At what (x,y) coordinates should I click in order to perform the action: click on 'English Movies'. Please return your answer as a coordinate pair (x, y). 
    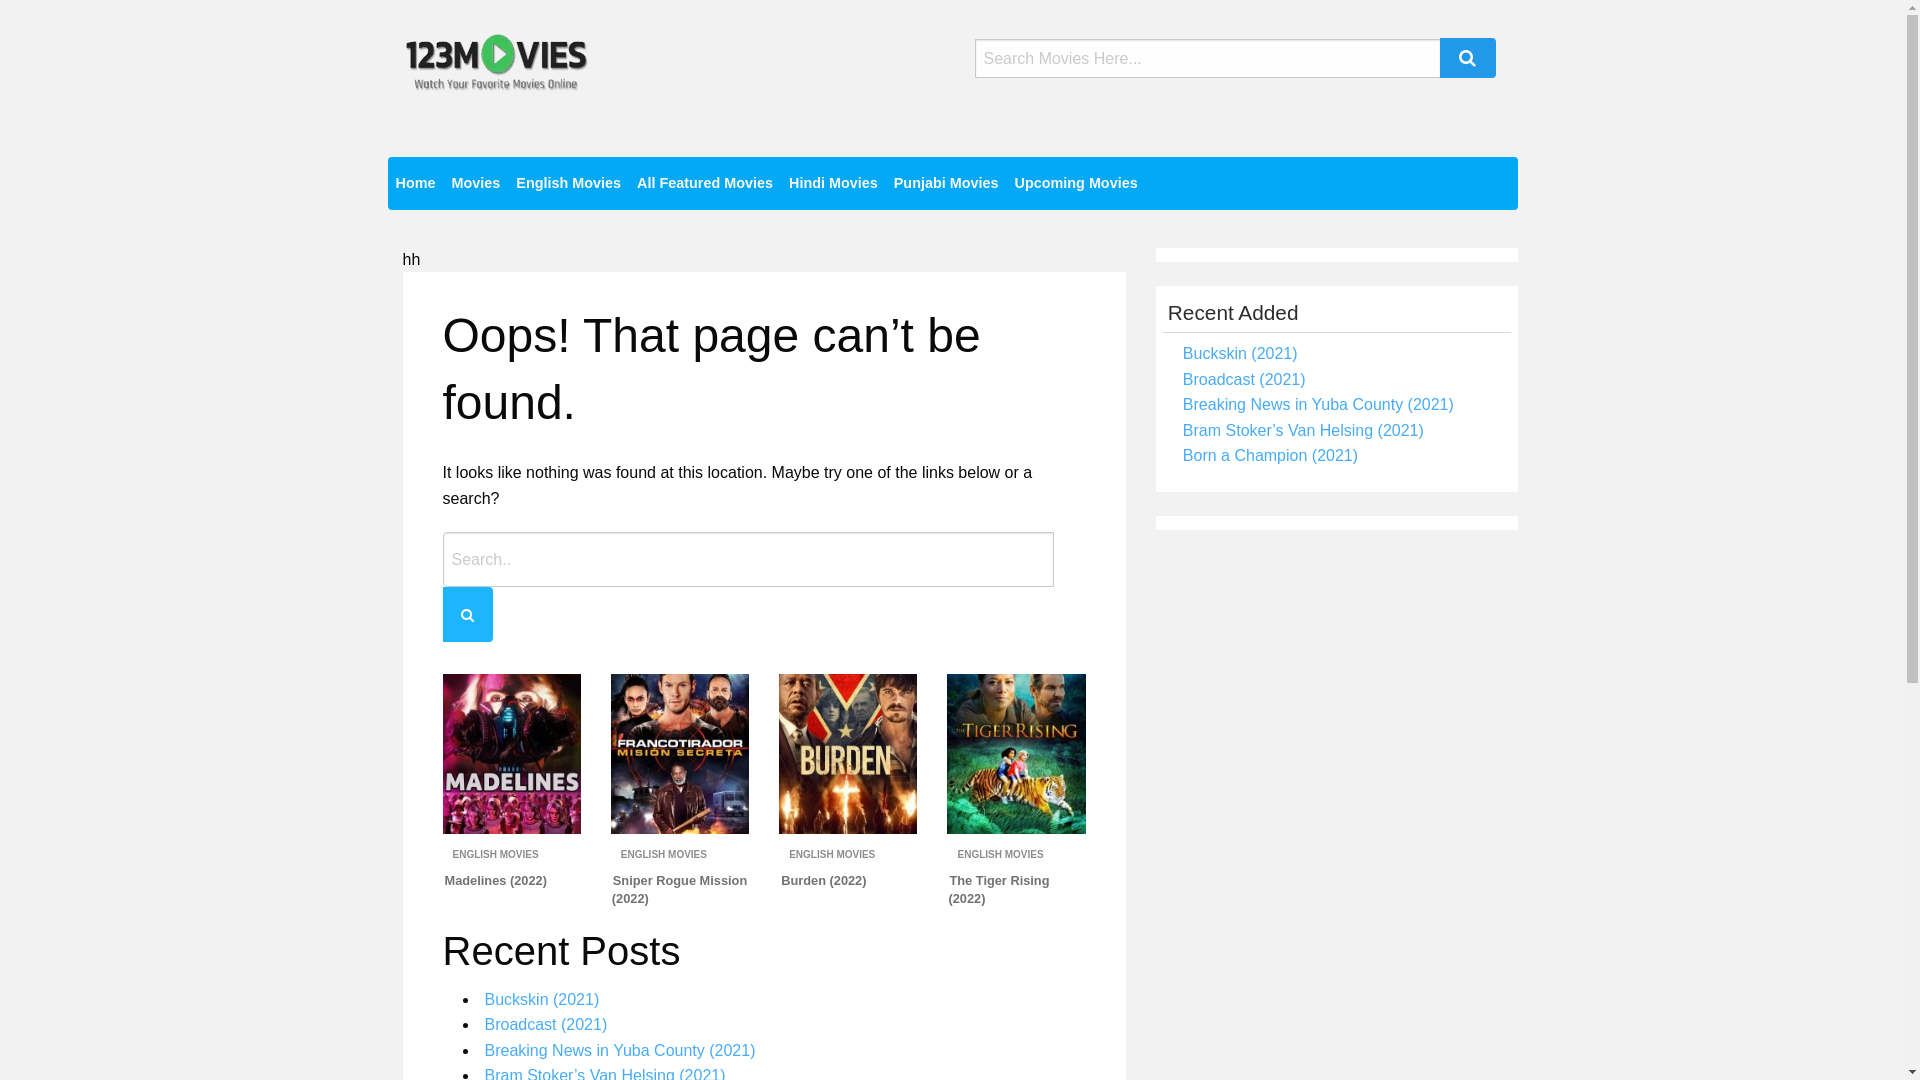
    Looking at the image, I should click on (567, 183).